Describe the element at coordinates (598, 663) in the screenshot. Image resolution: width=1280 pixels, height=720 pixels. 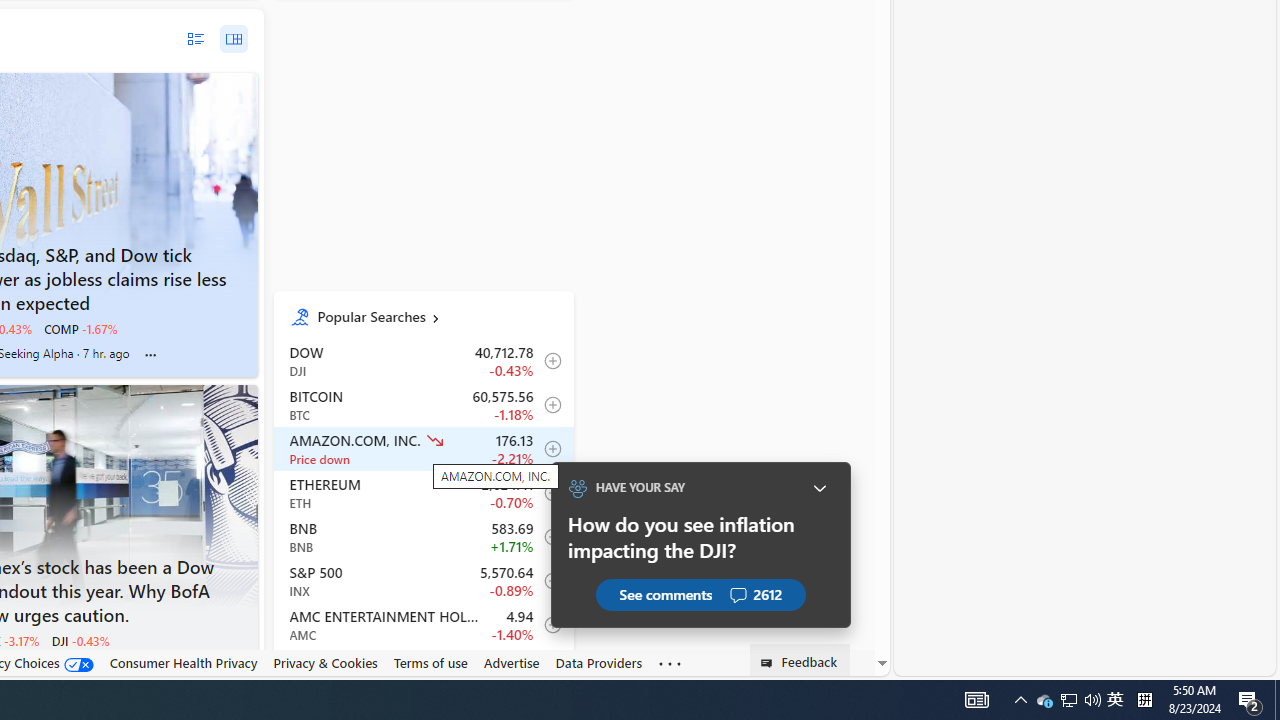
I see `'Data Providers'` at that location.